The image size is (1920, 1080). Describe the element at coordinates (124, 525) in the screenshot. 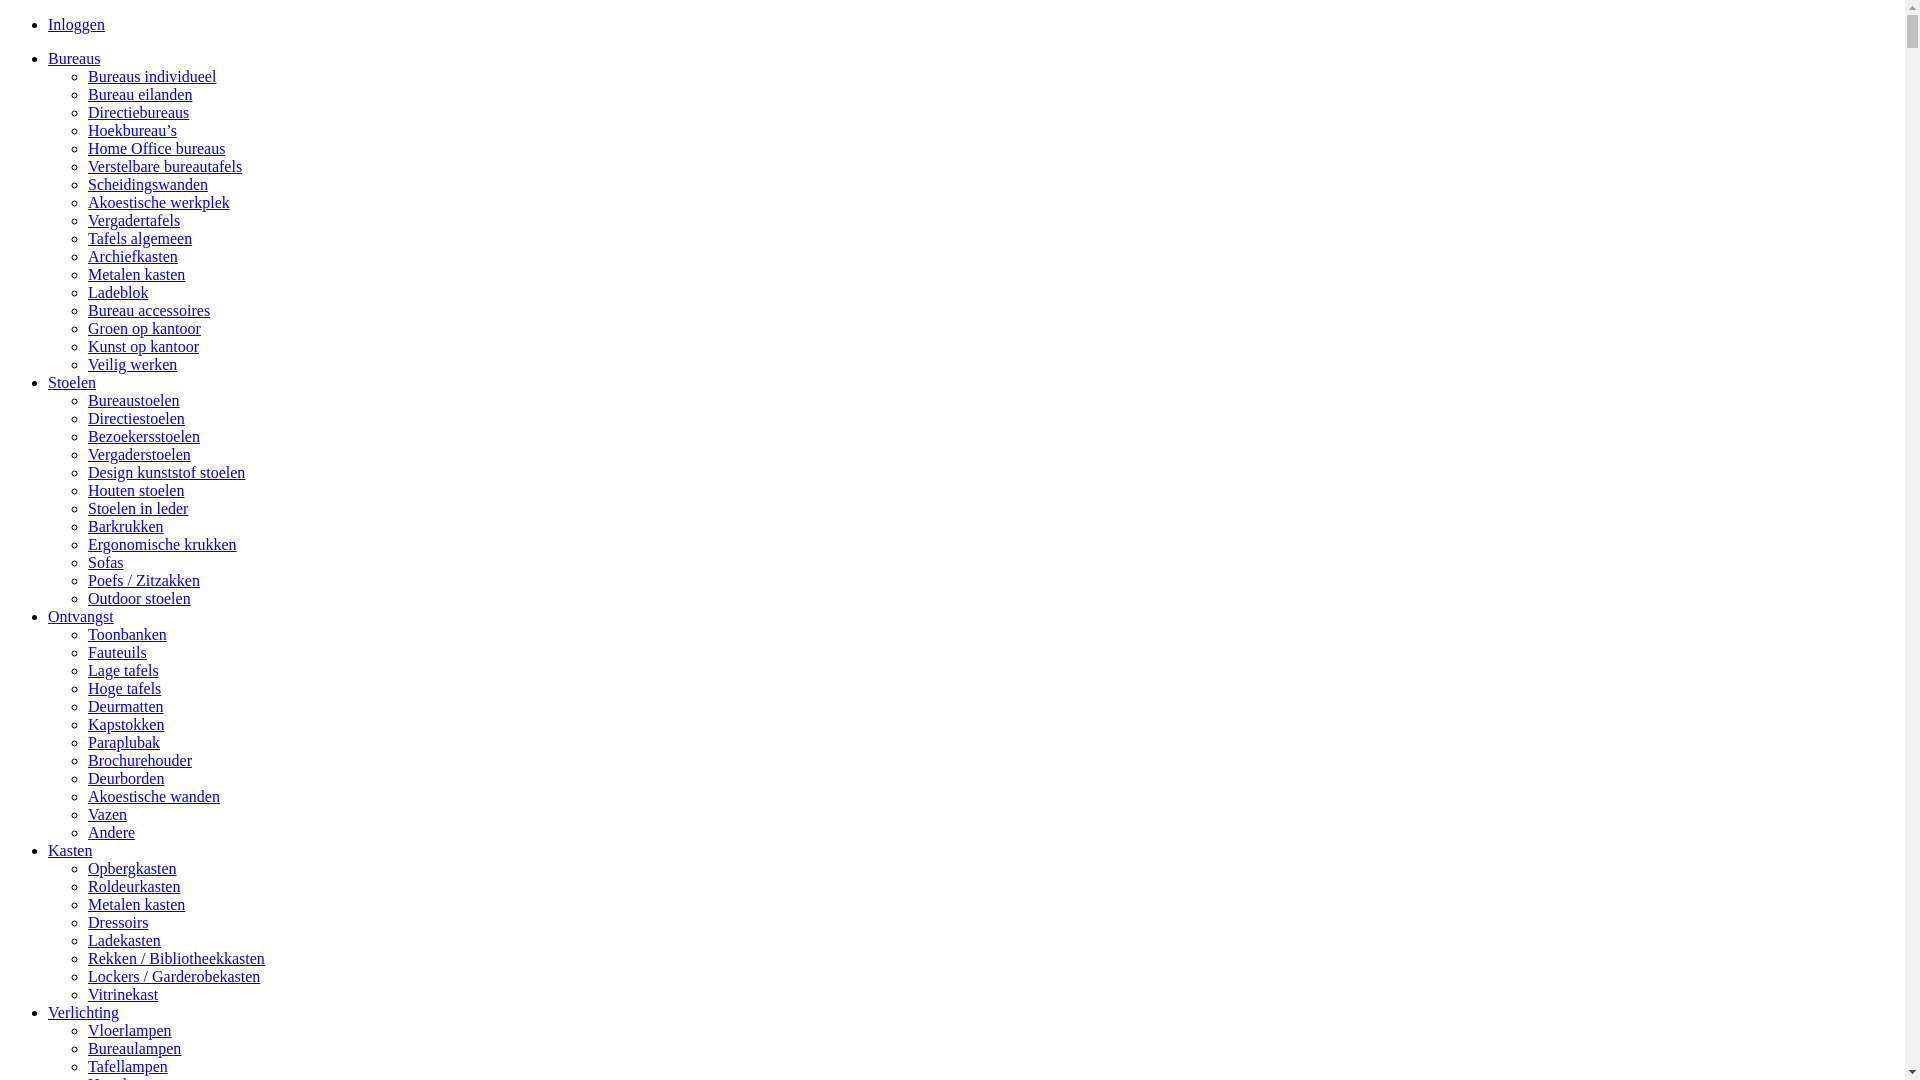

I see `'Barkrukken'` at that location.